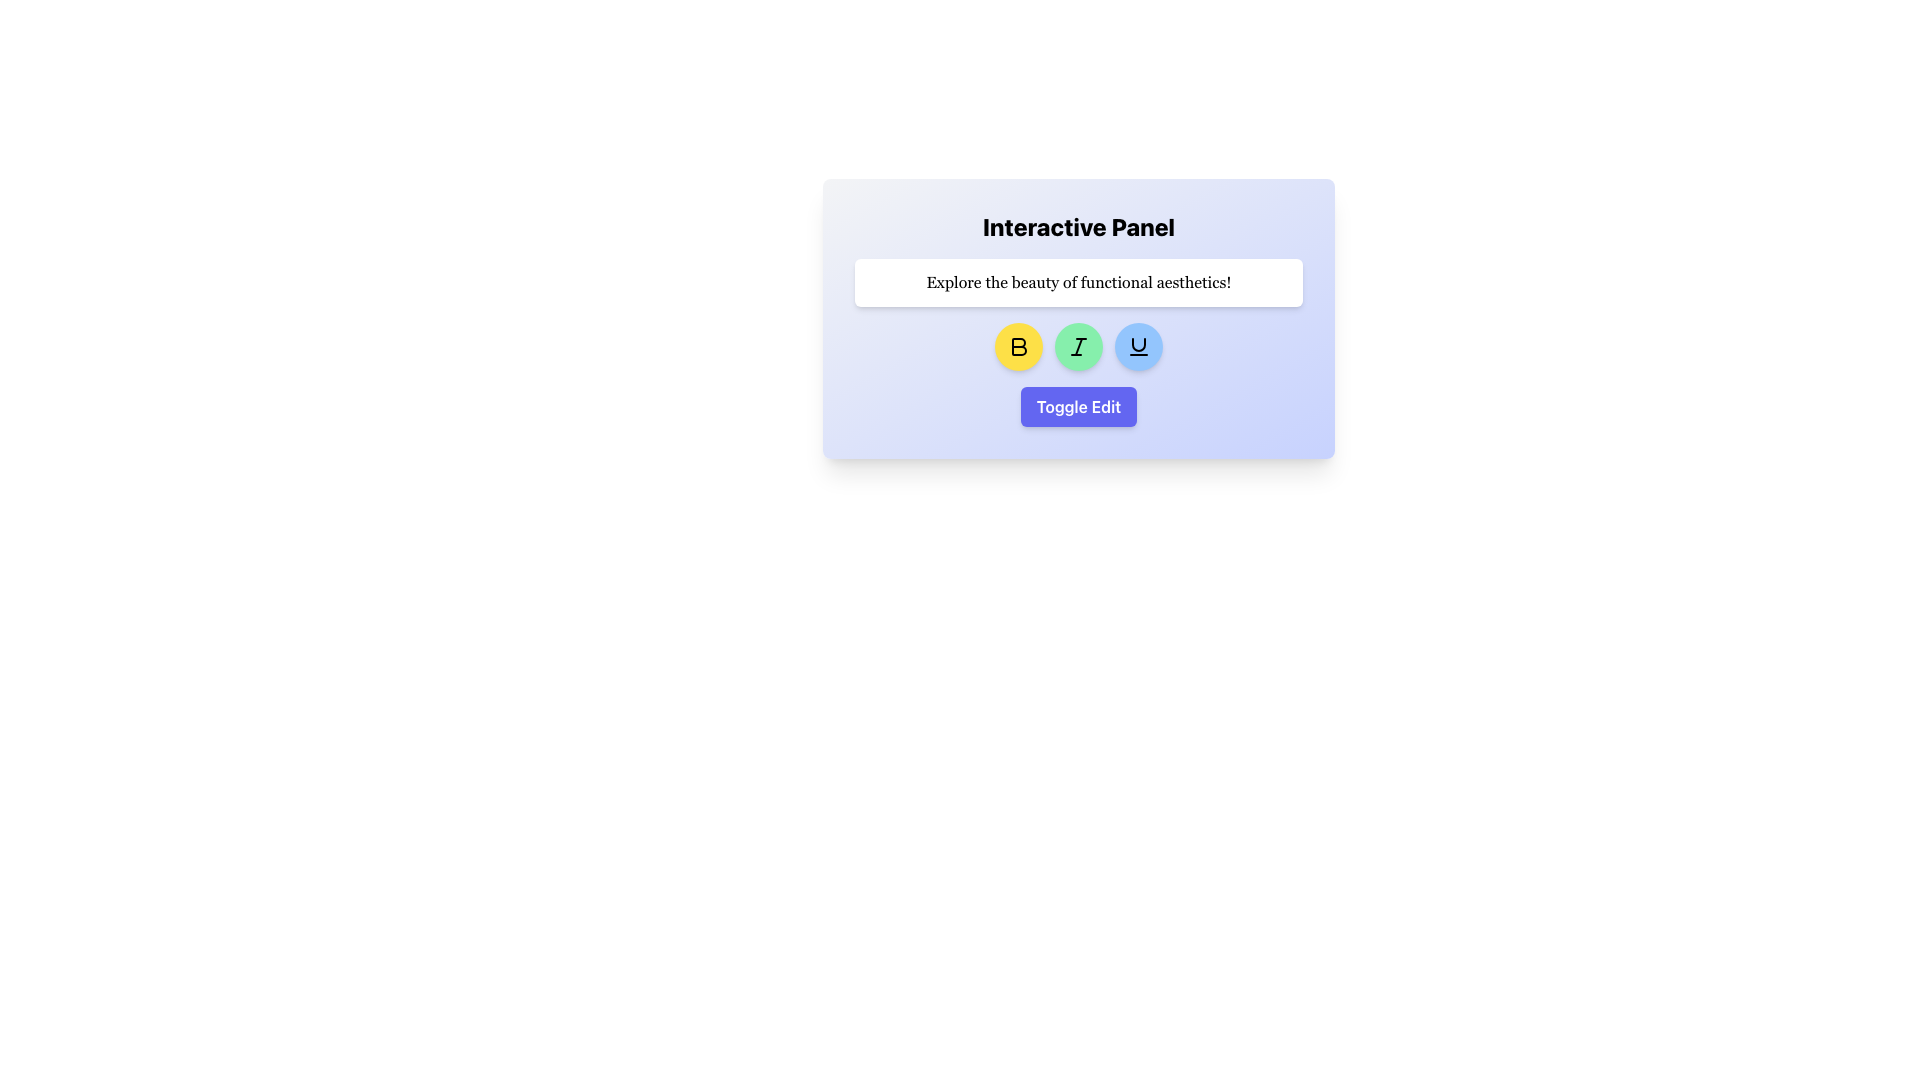  What do you see at coordinates (1078, 346) in the screenshot?
I see `the italicize button situated between the bold button and underline button` at bounding box center [1078, 346].